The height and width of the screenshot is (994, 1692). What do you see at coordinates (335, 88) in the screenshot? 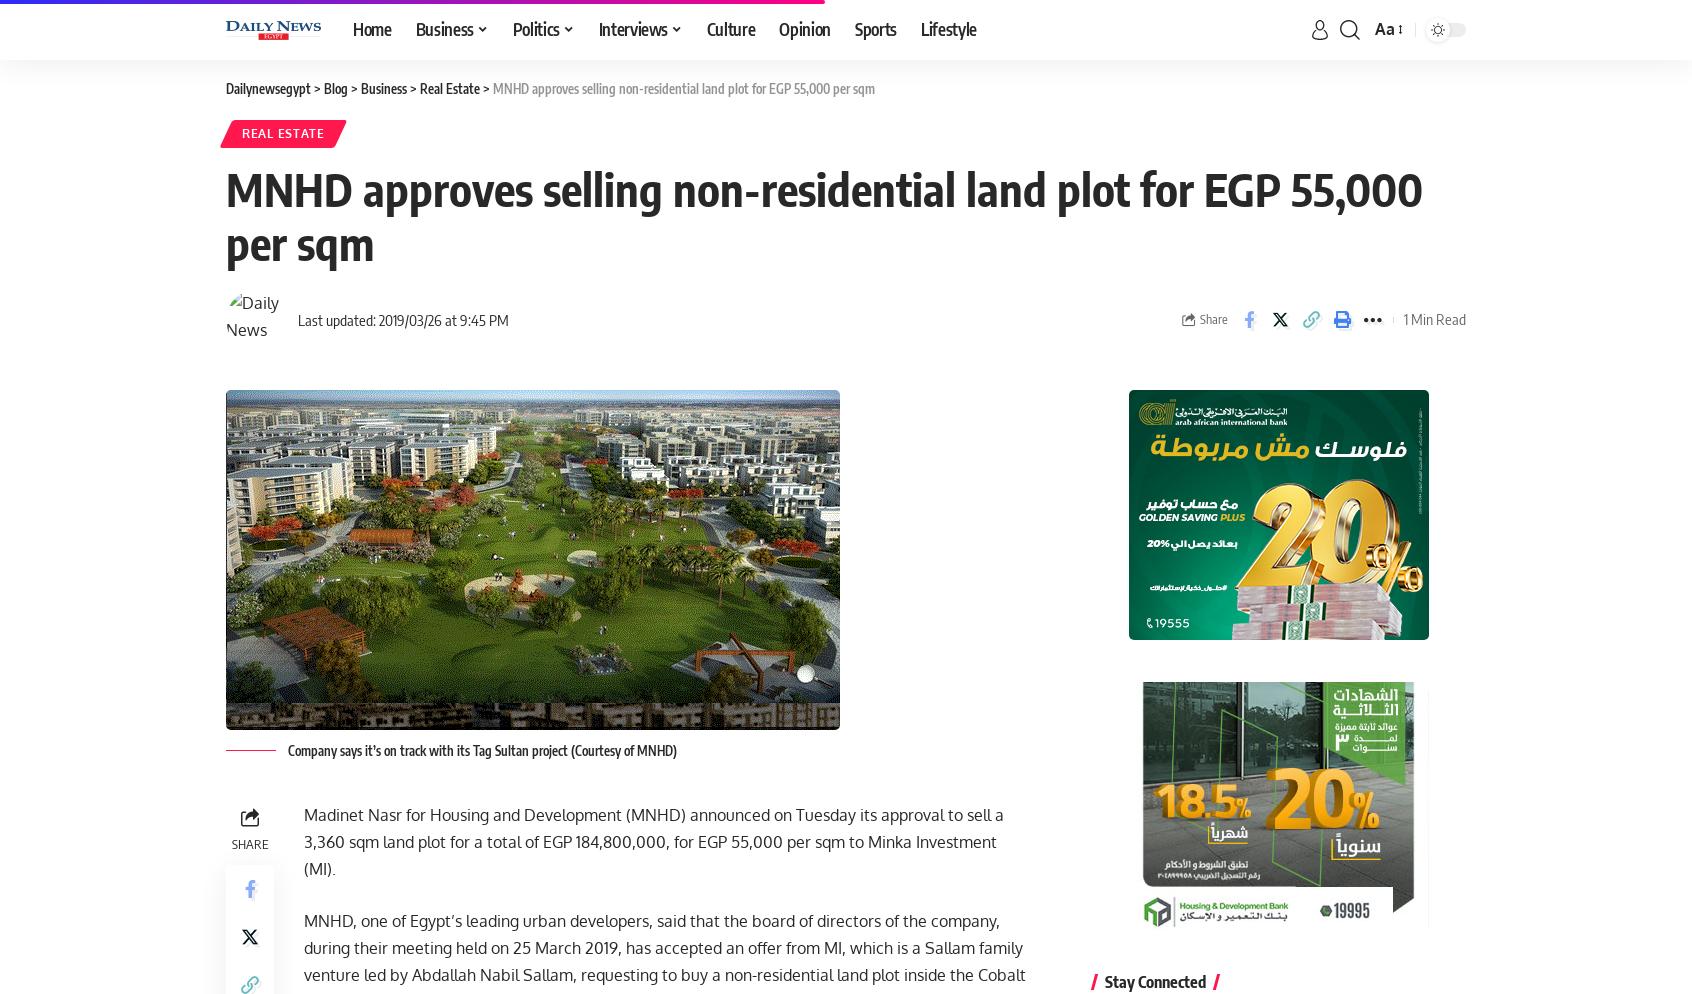
I see `'Blog'` at bounding box center [335, 88].